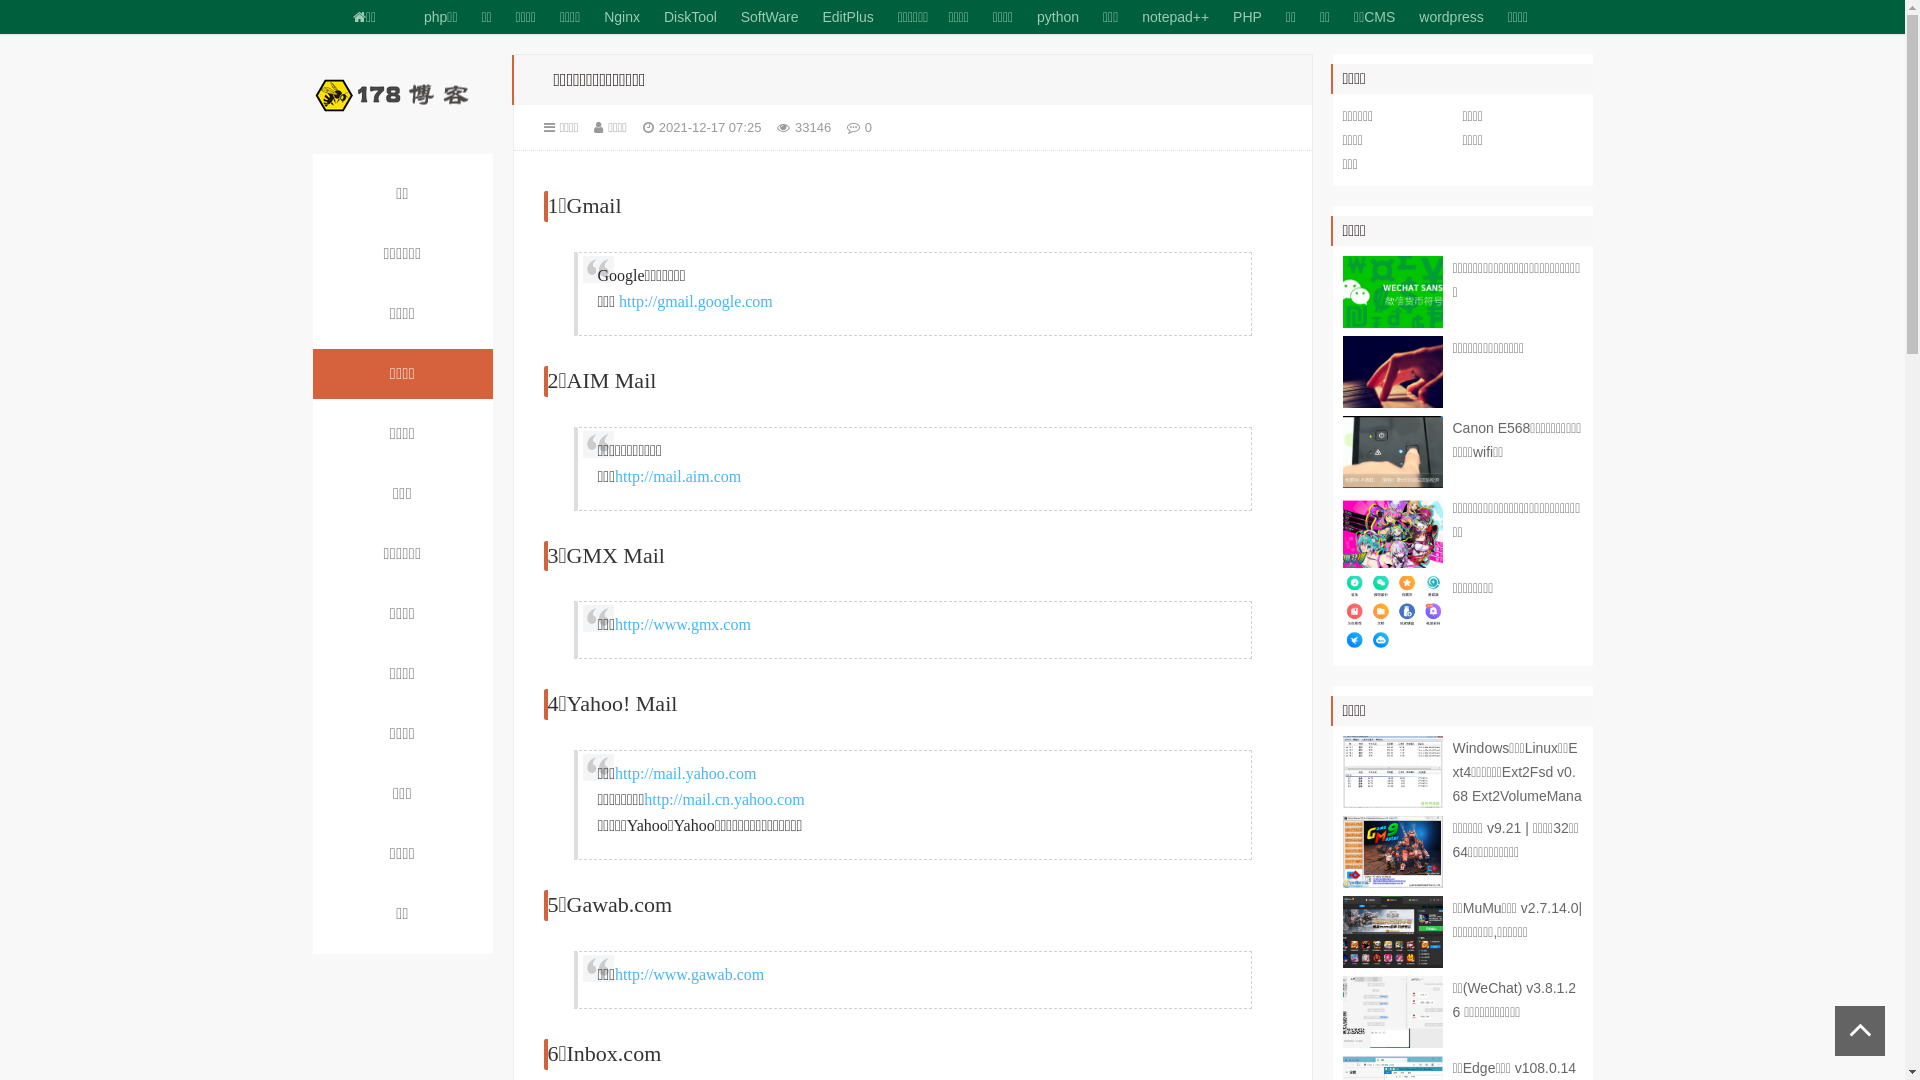 The width and height of the screenshot is (1920, 1080). What do you see at coordinates (682, 623) in the screenshot?
I see `'http://www.gmx.com'` at bounding box center [682, 623].